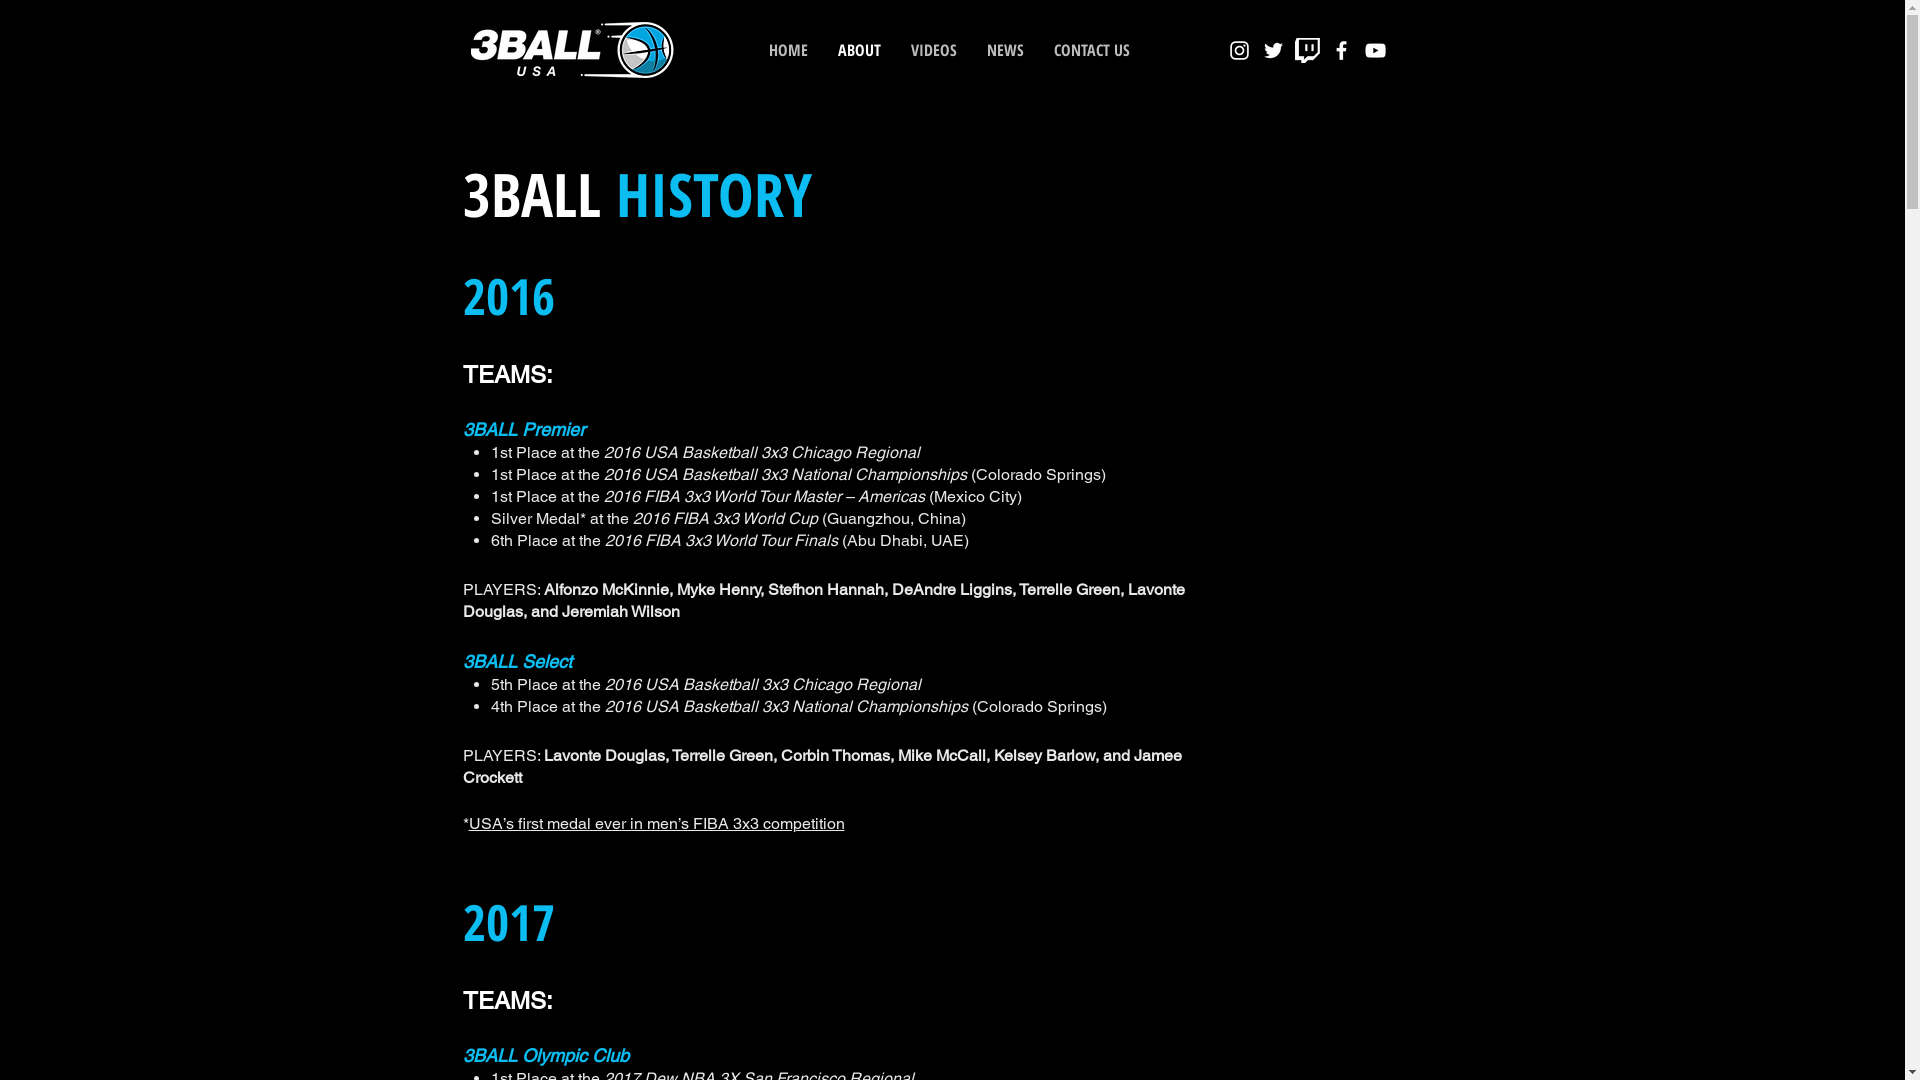 This screenshot has height=1080, width=1920. Describe the element at coordinates (858, 49) in the screenshot. I see `'ABOUT'` at that location.